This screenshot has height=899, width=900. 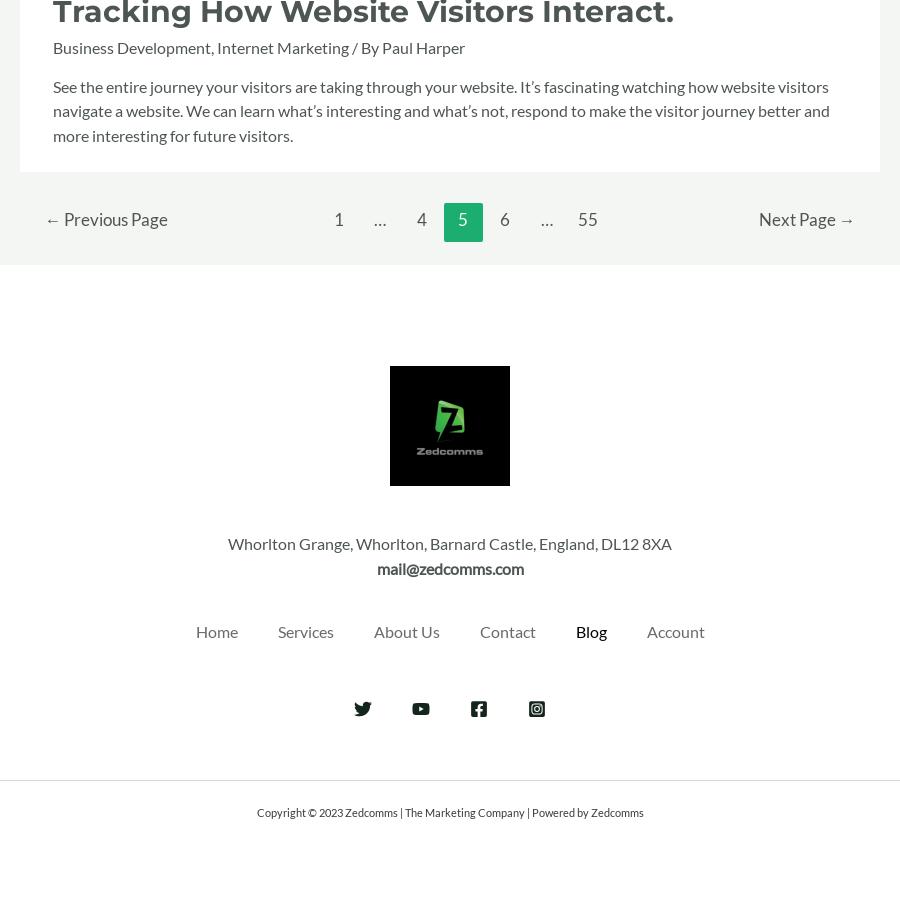 What do you see at coordinates (477, 630) in the screenshot?
I see `'Contact'` at bounding box center [477, 630].